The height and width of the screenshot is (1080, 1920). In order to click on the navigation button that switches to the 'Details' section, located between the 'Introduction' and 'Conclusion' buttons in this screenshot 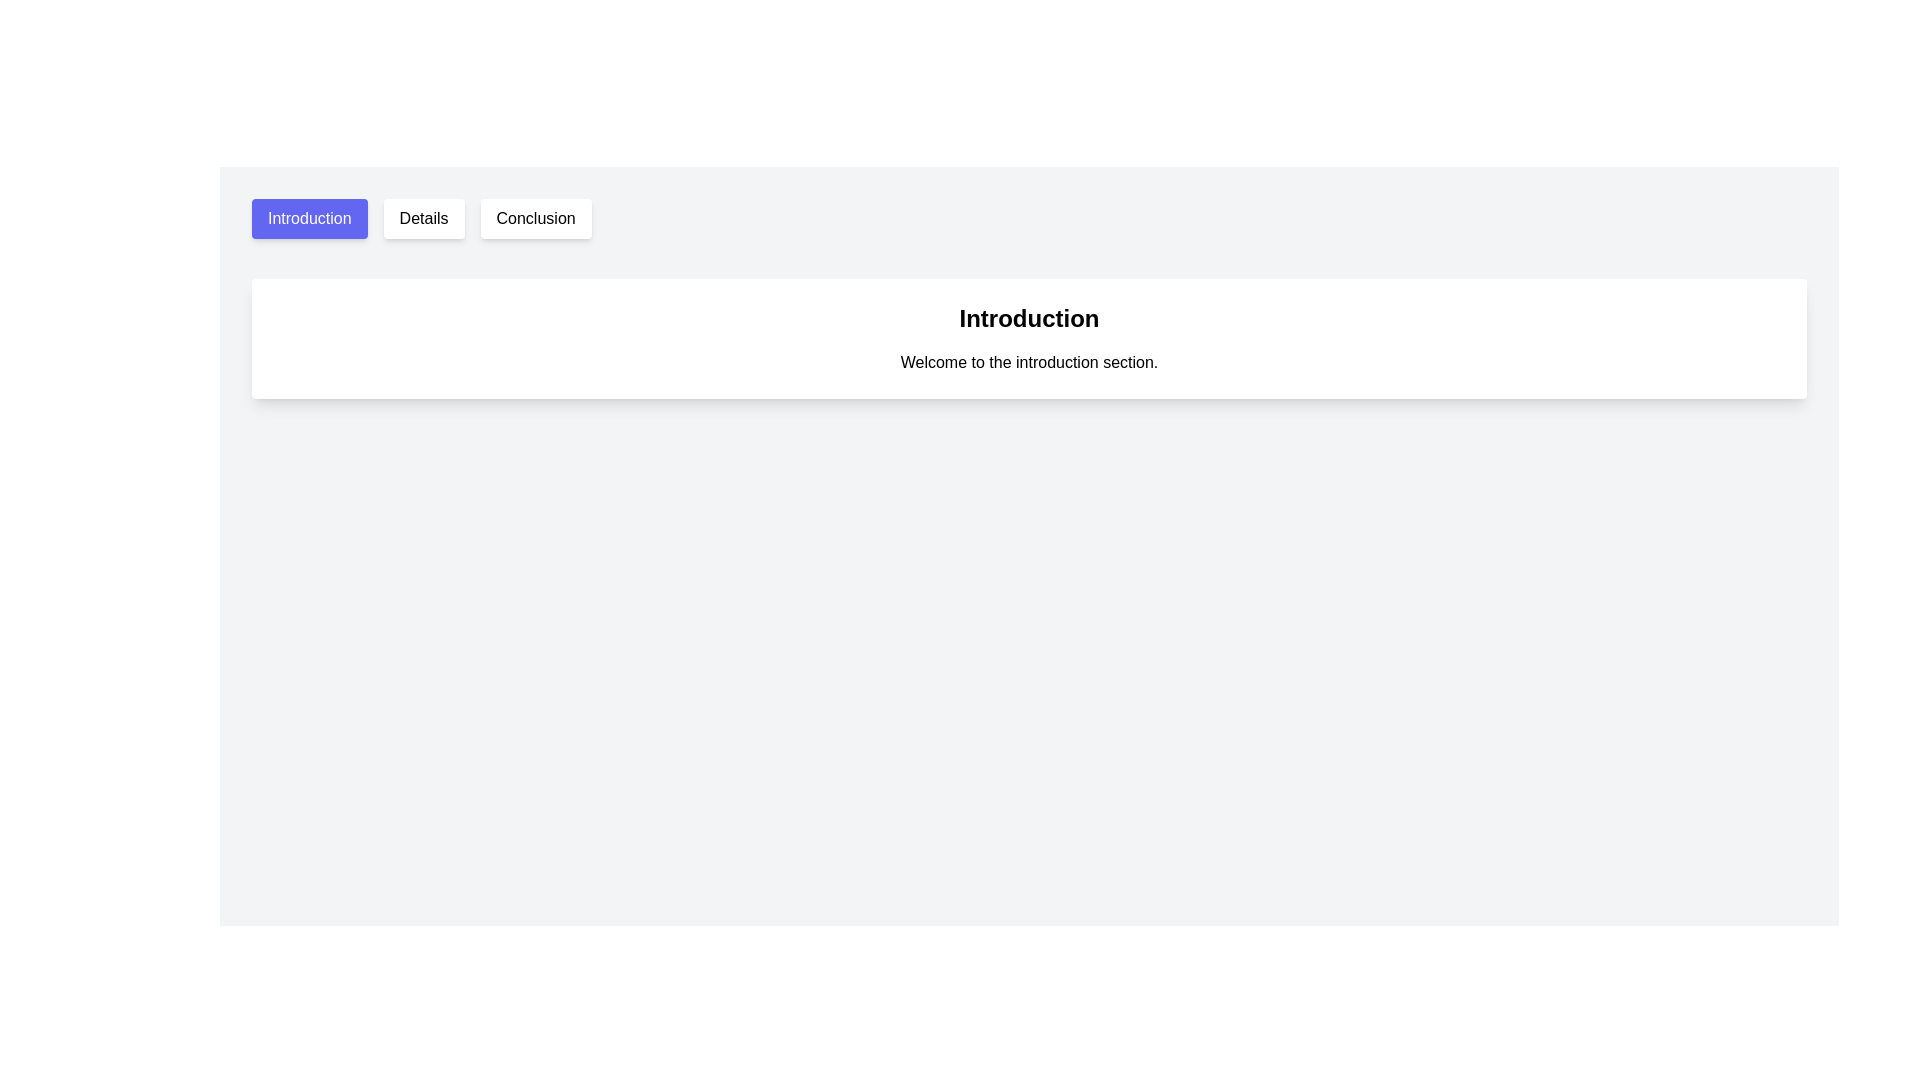, I will do `click(423, 219)`.